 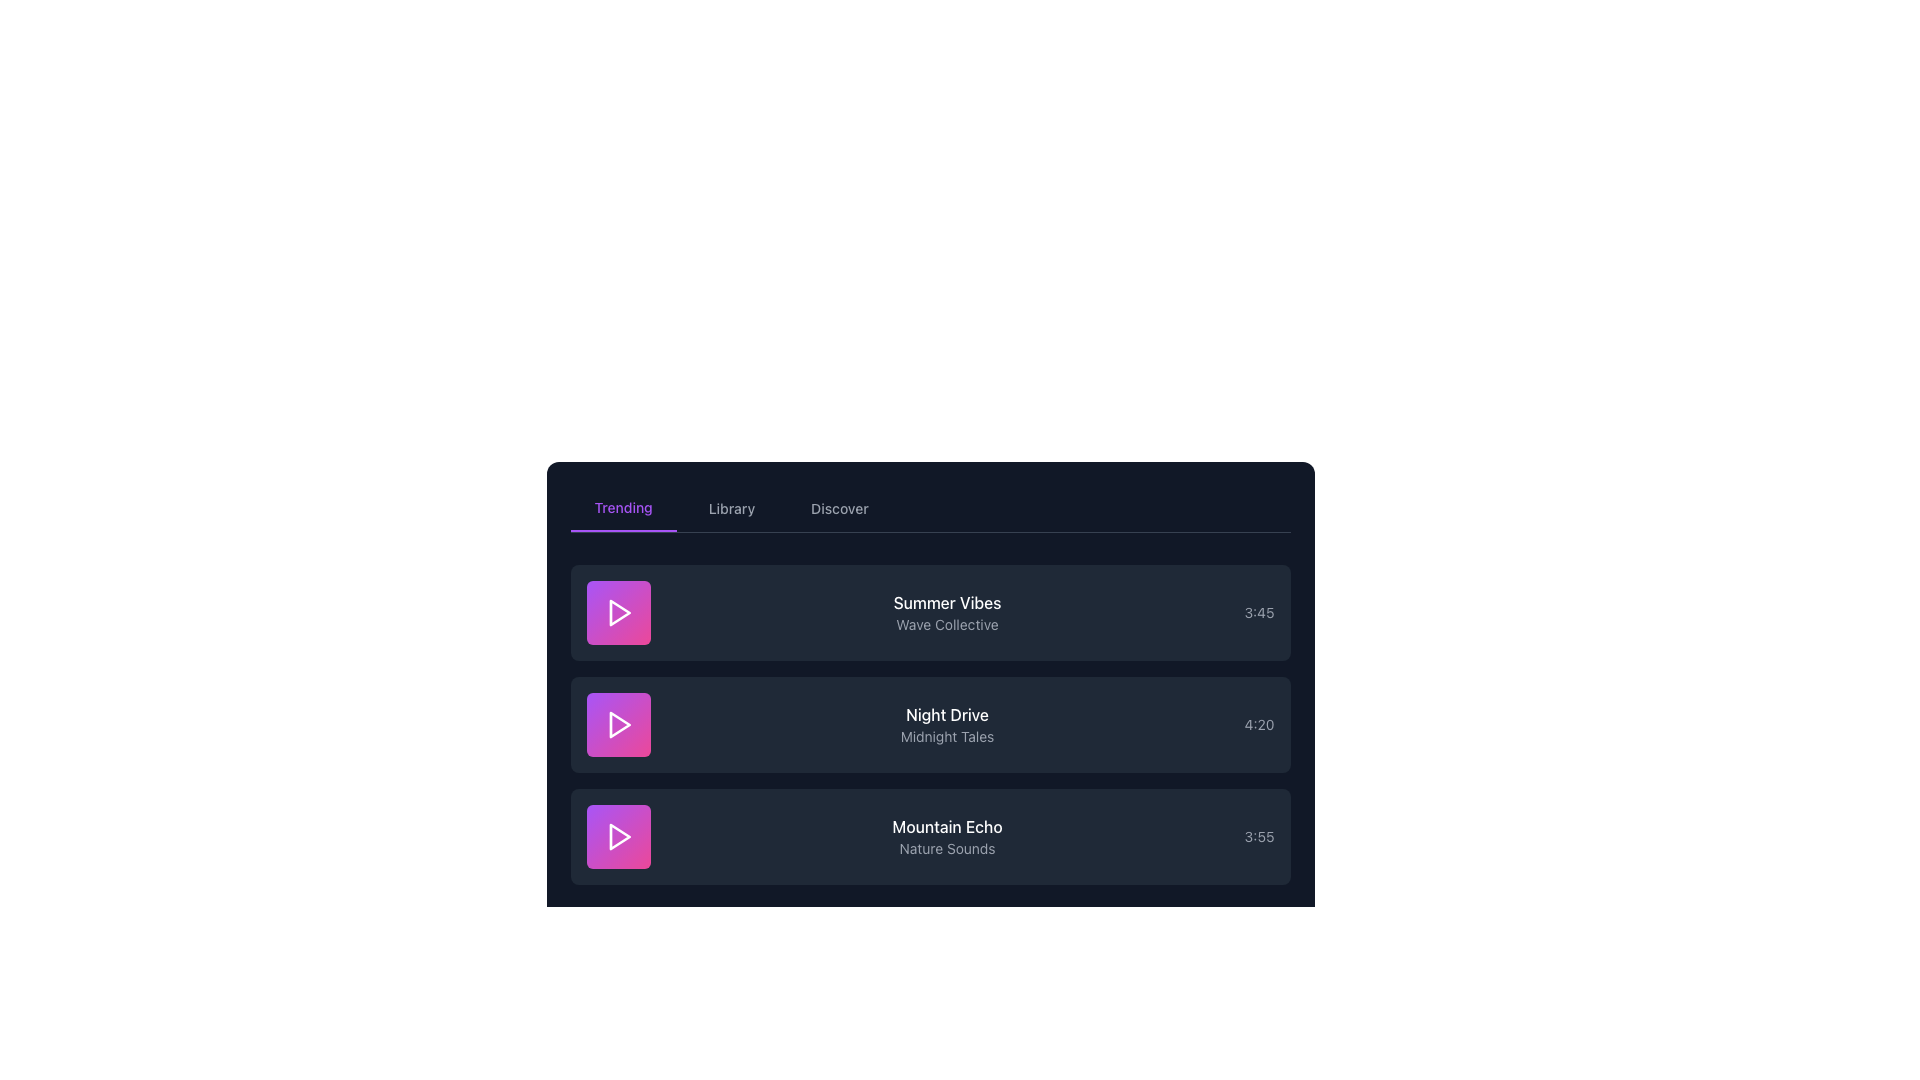 What do you see at coordinates (929, 725) in the screenshot?
I see `the item in the 'Trending' list, which features a play button icon and a gradient background` at bounding box center [929, 725].